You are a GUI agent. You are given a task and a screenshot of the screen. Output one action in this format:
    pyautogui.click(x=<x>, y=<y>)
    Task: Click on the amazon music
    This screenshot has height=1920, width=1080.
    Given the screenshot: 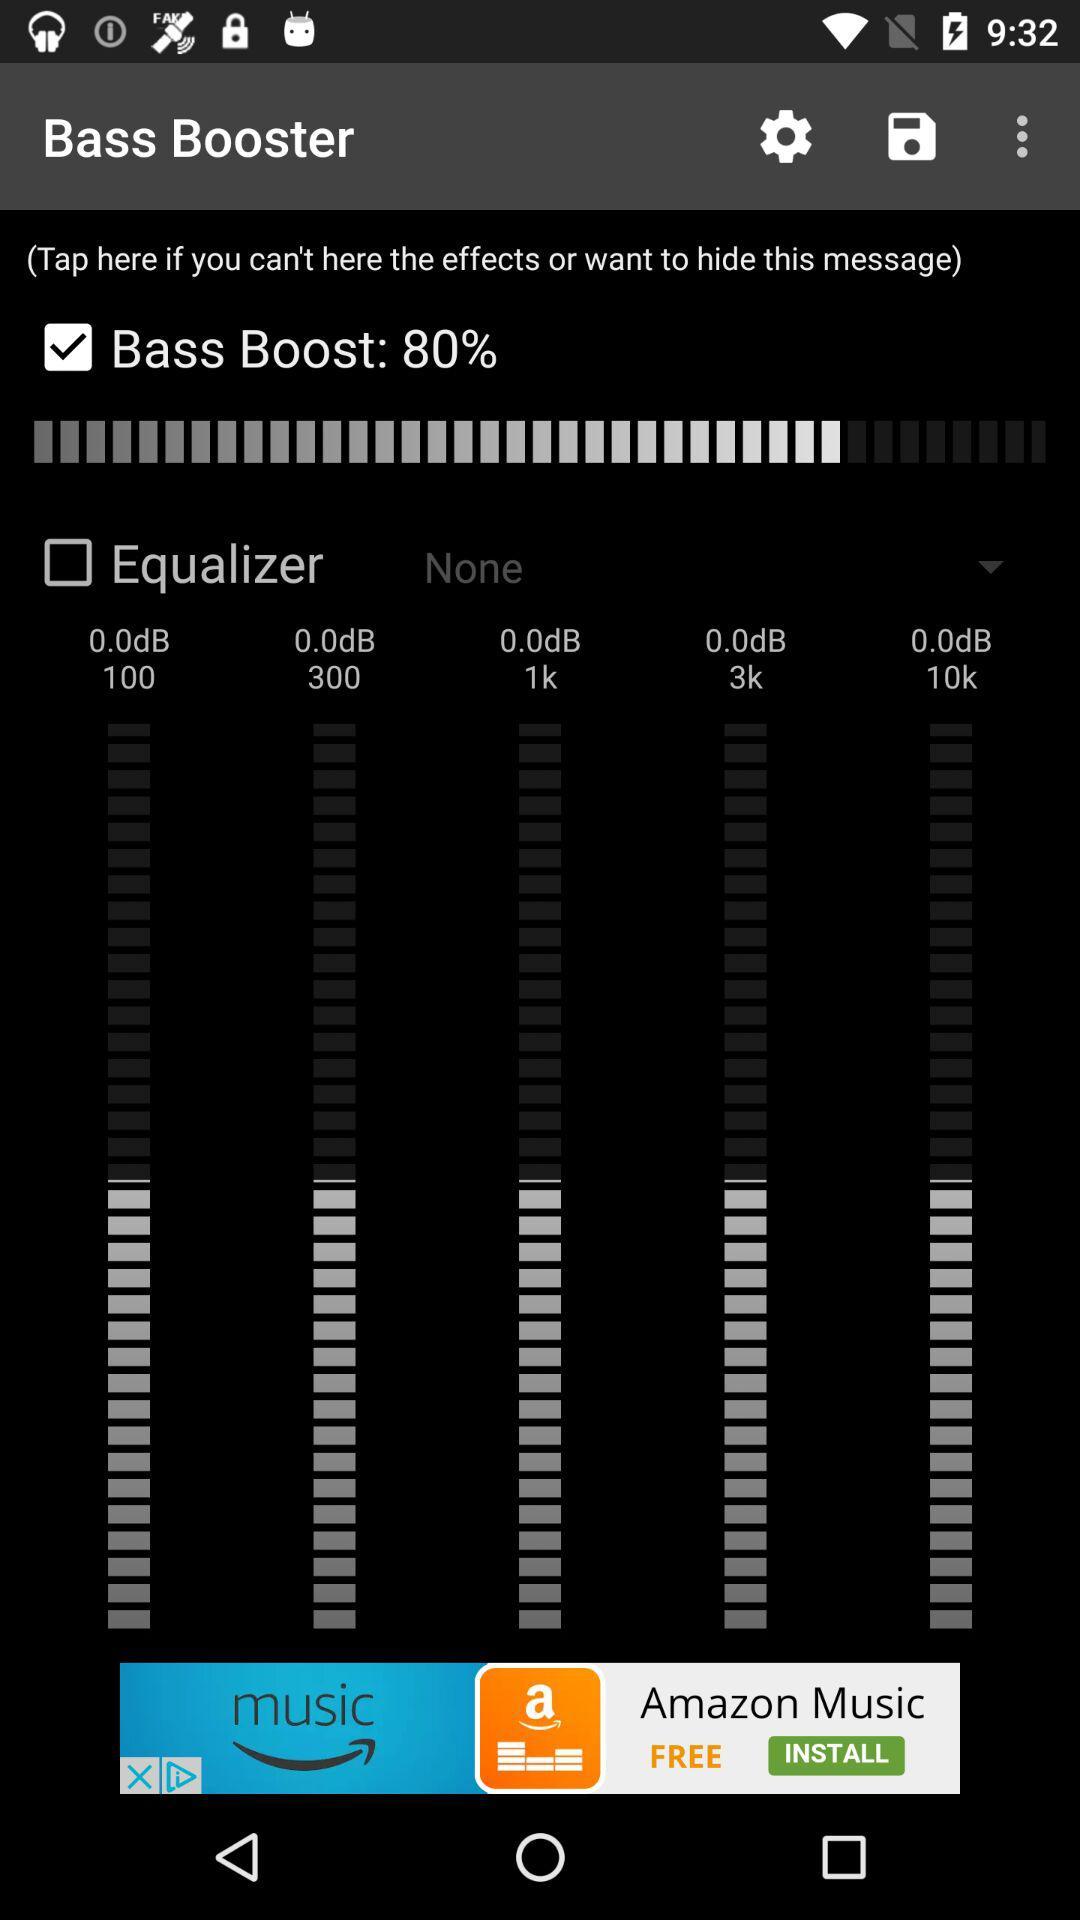 What is the action you would take?
    pyautogui.click(x=540, y=1727)
    